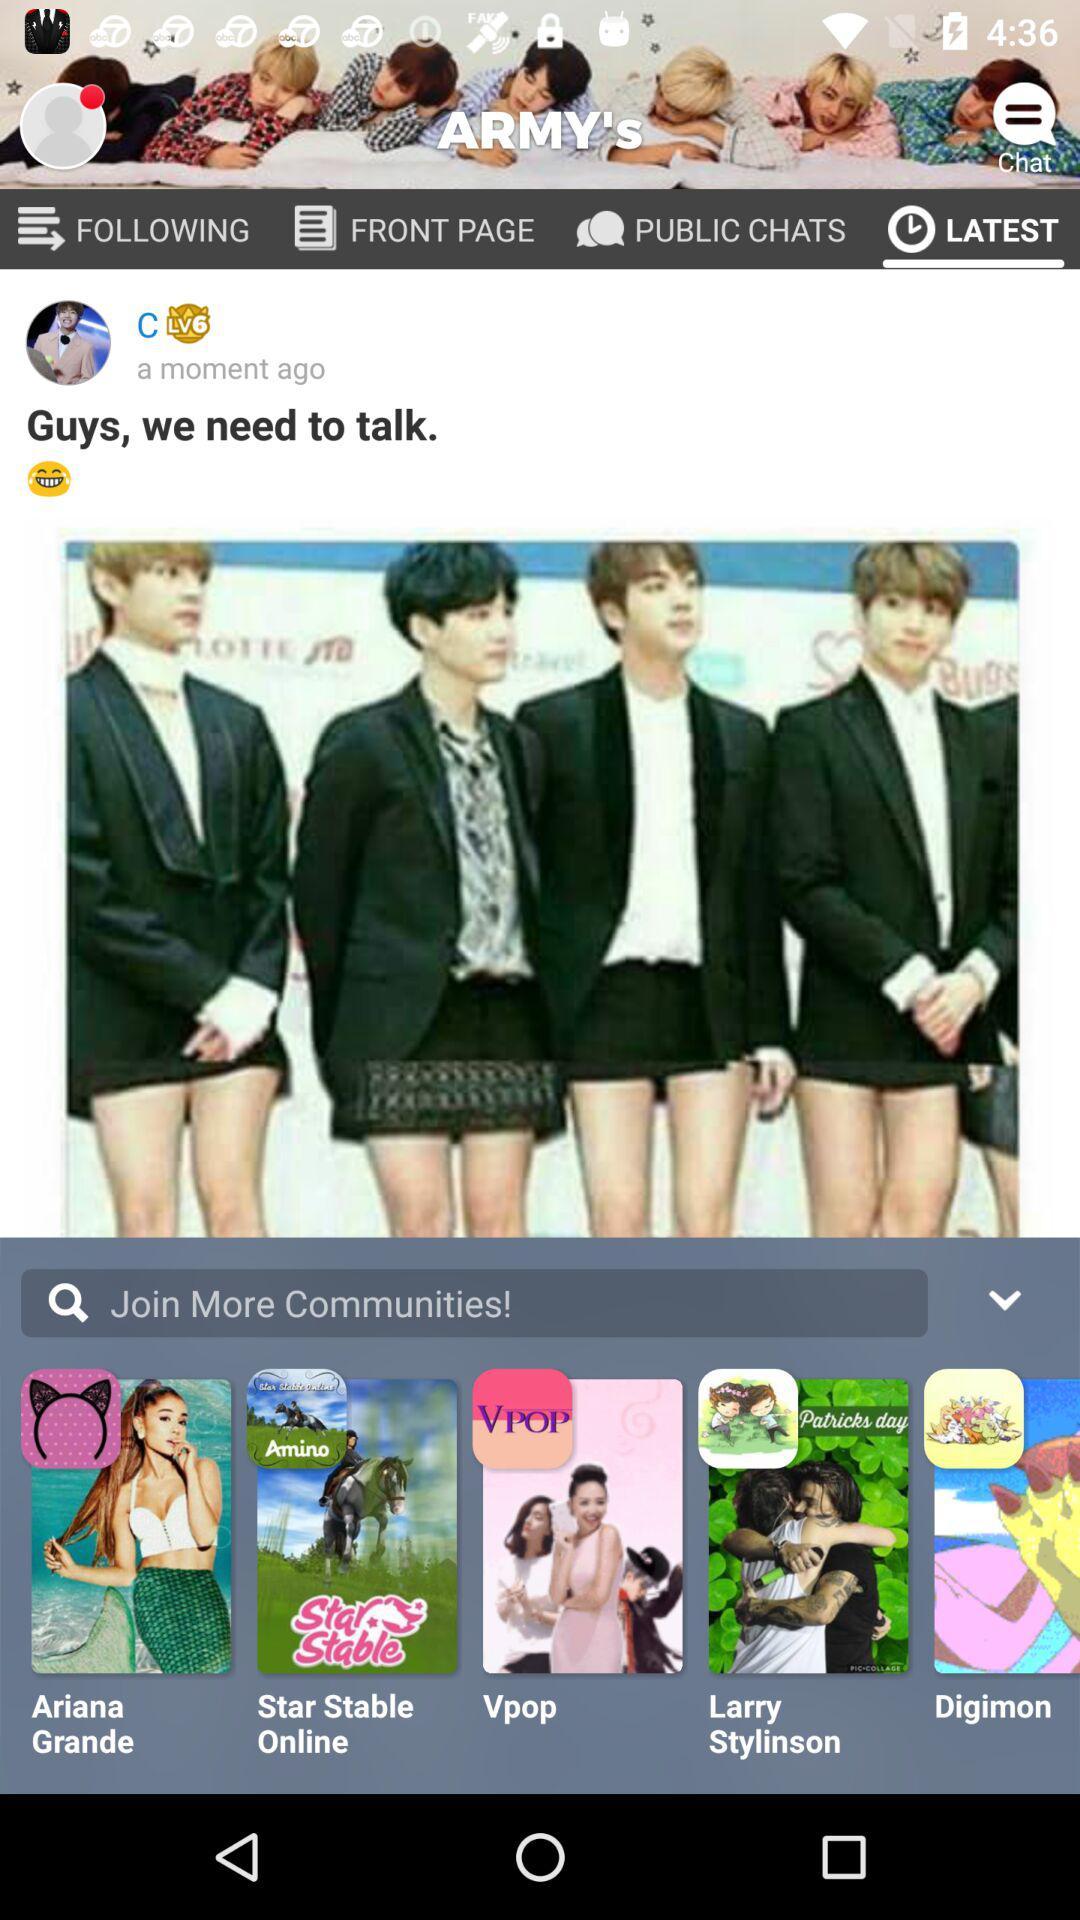 The image size is (1080, 1920). Describe the element at coordinates (524, 1420) in the screenshot. I see `the vpop icon` at that location.